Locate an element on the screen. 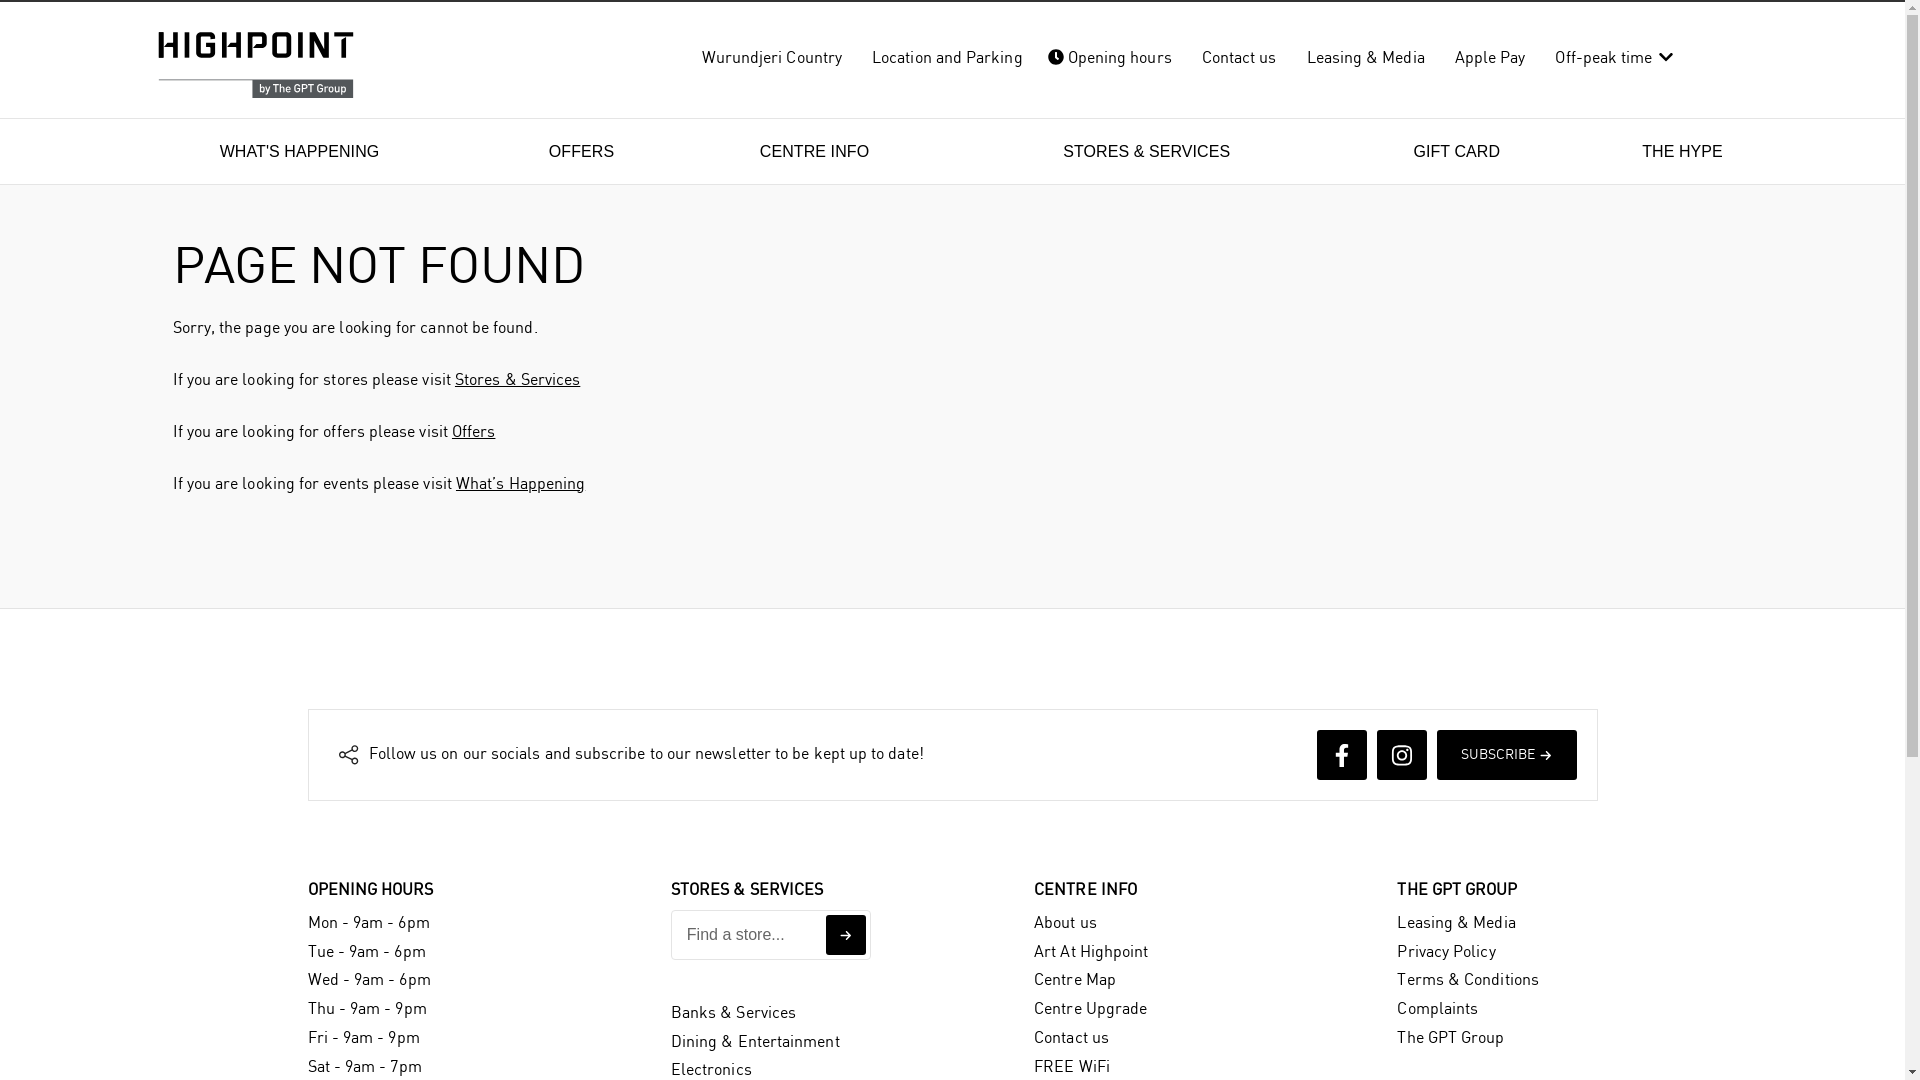 The width and height of the screenshot is (1920, 1080). 'Terms & Conditions' is located at coordinates (1467, 979).